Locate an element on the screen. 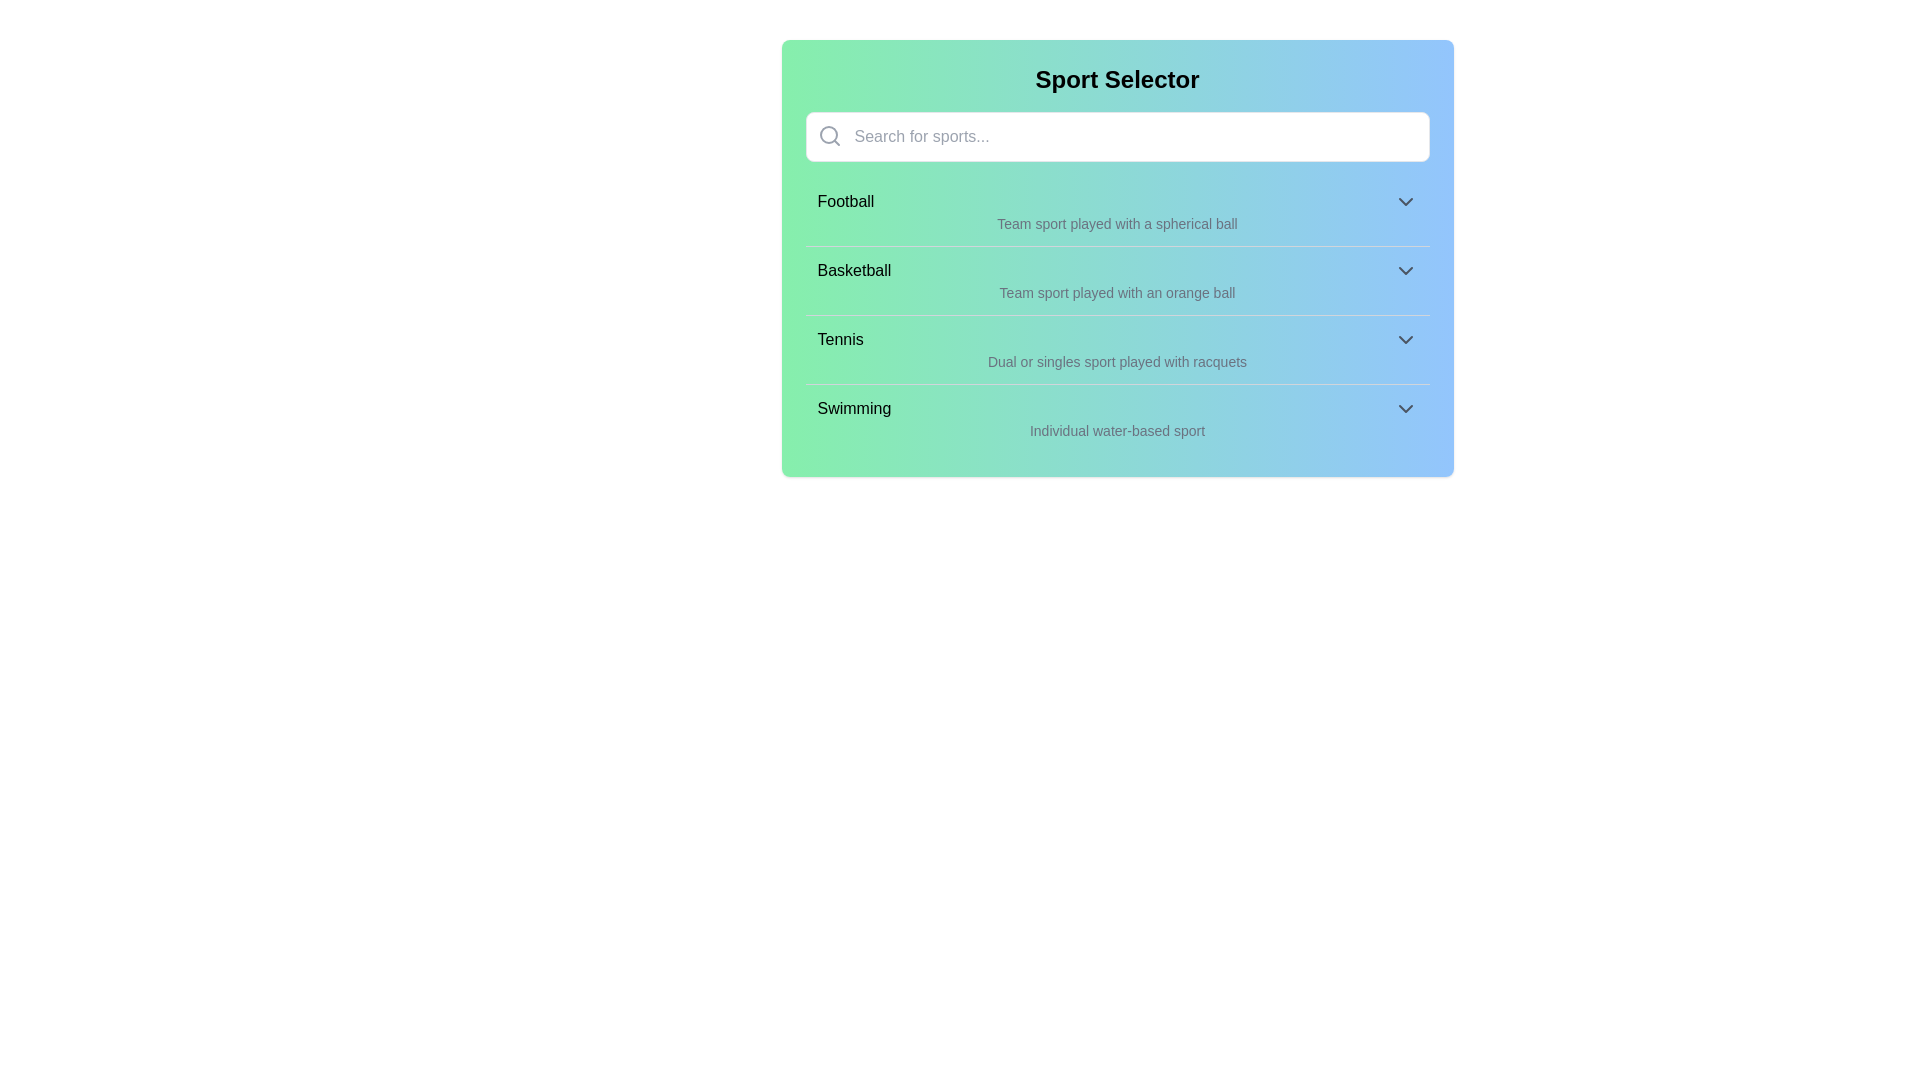 The image size is (1920, 1080). the search input field adjacent to the search icon located at the top-left corner of the field is located at coordinates (829, 135).